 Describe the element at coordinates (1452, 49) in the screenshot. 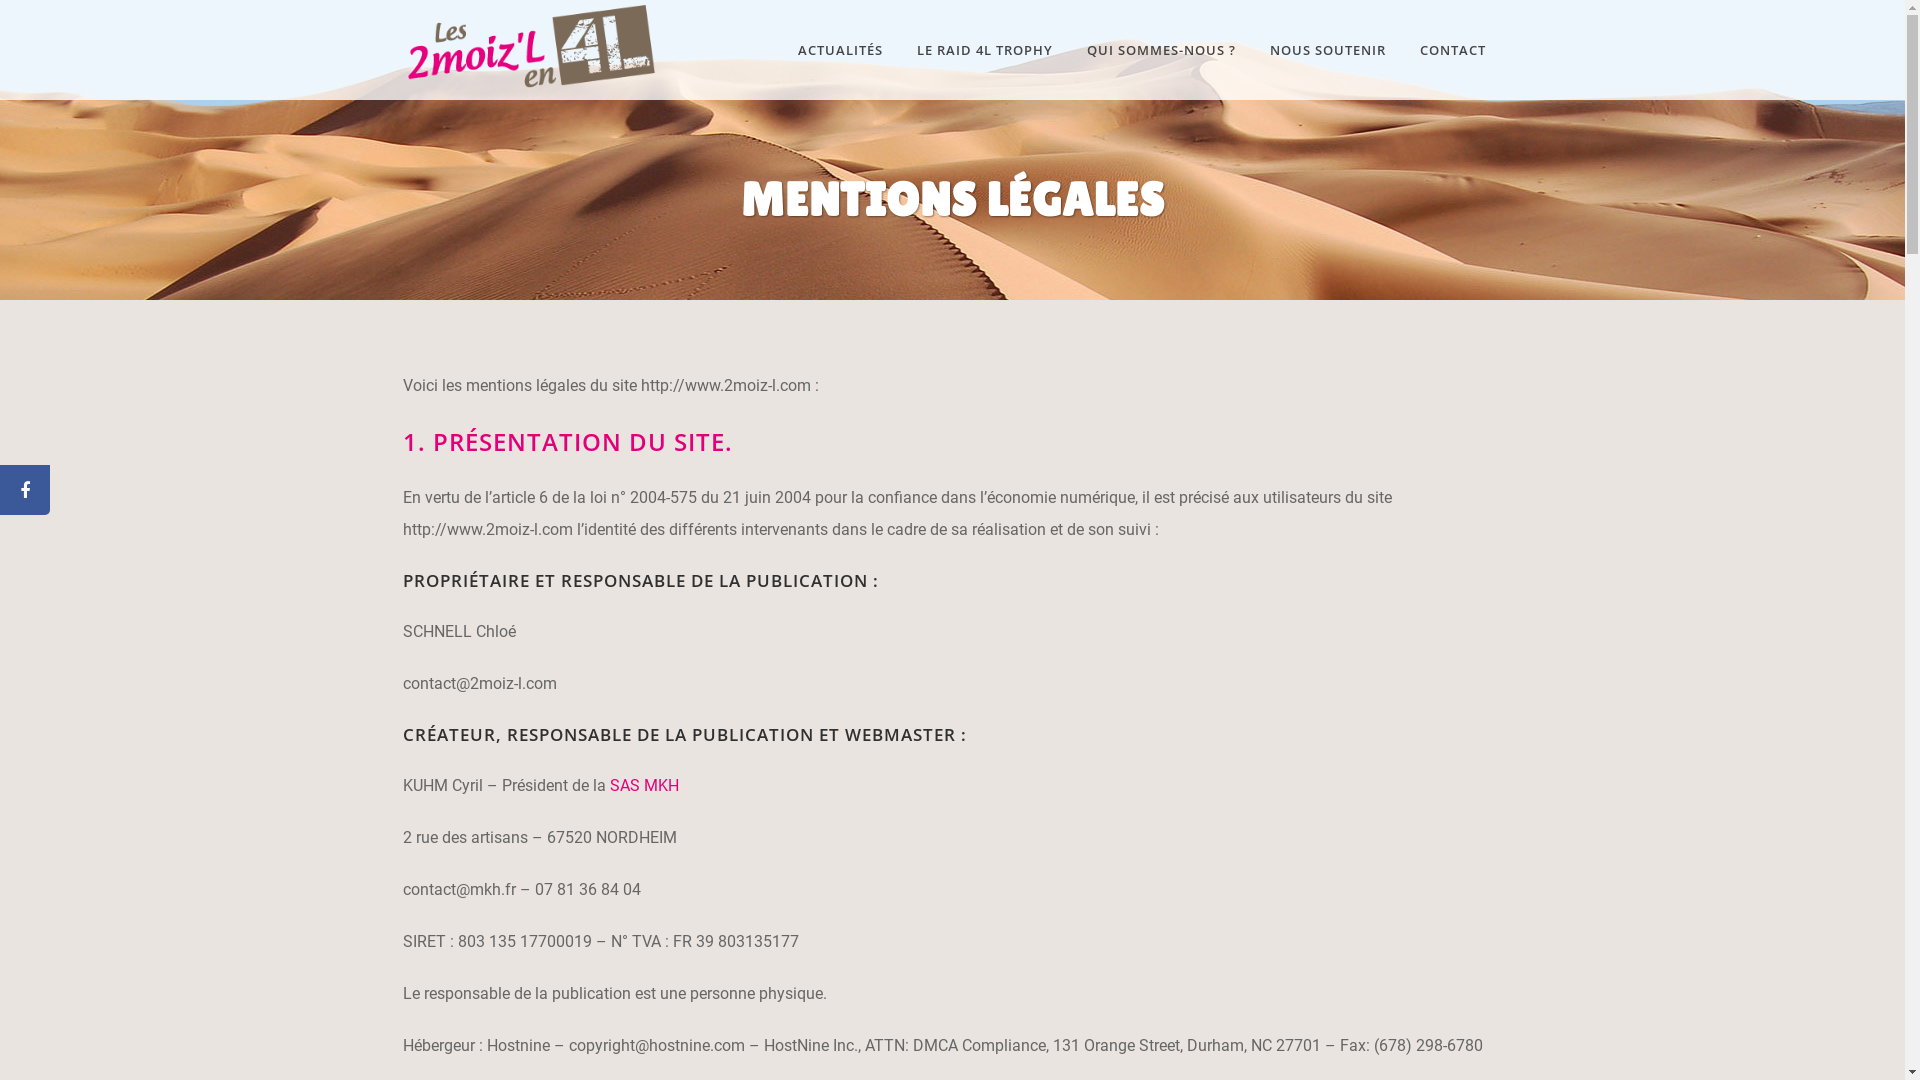

I see `'CONTACT'` at that location.